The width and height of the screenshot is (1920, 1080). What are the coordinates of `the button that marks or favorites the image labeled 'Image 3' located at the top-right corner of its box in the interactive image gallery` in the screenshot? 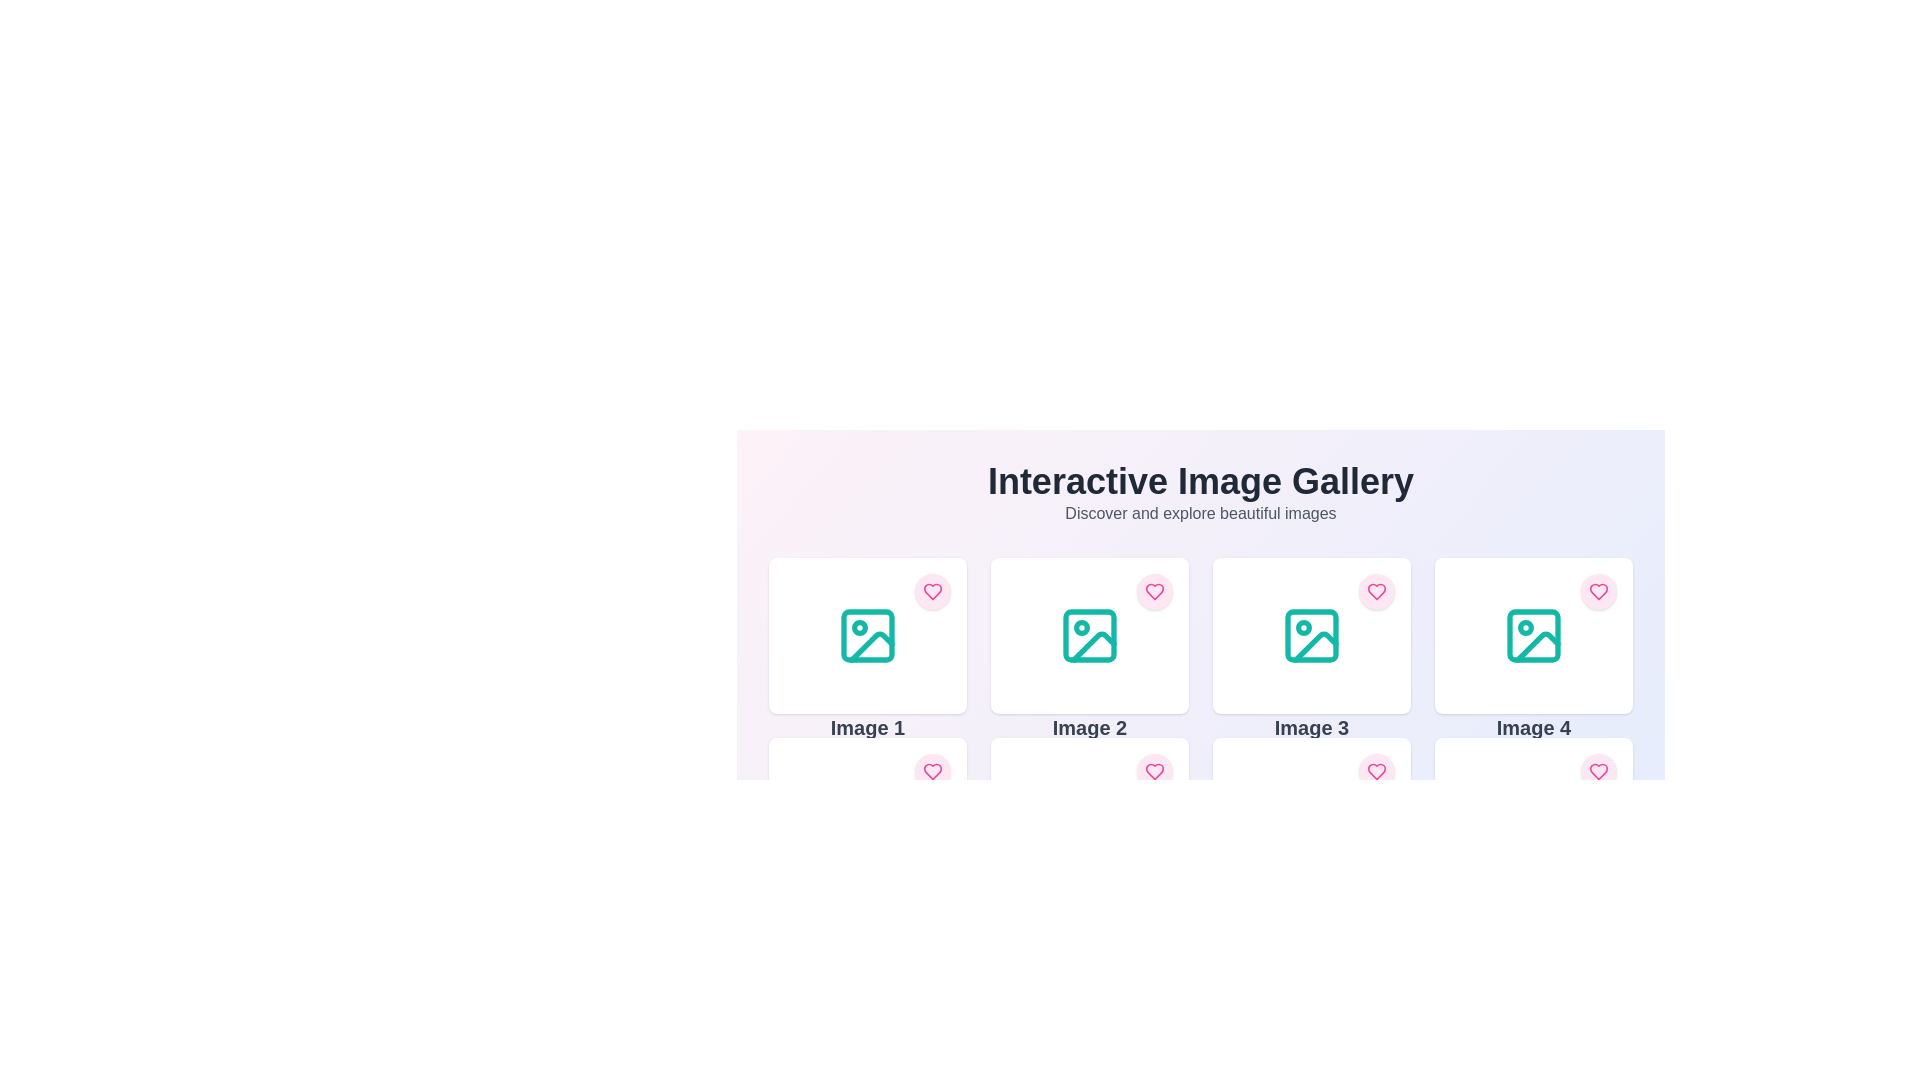 It's located at (1376, 590).